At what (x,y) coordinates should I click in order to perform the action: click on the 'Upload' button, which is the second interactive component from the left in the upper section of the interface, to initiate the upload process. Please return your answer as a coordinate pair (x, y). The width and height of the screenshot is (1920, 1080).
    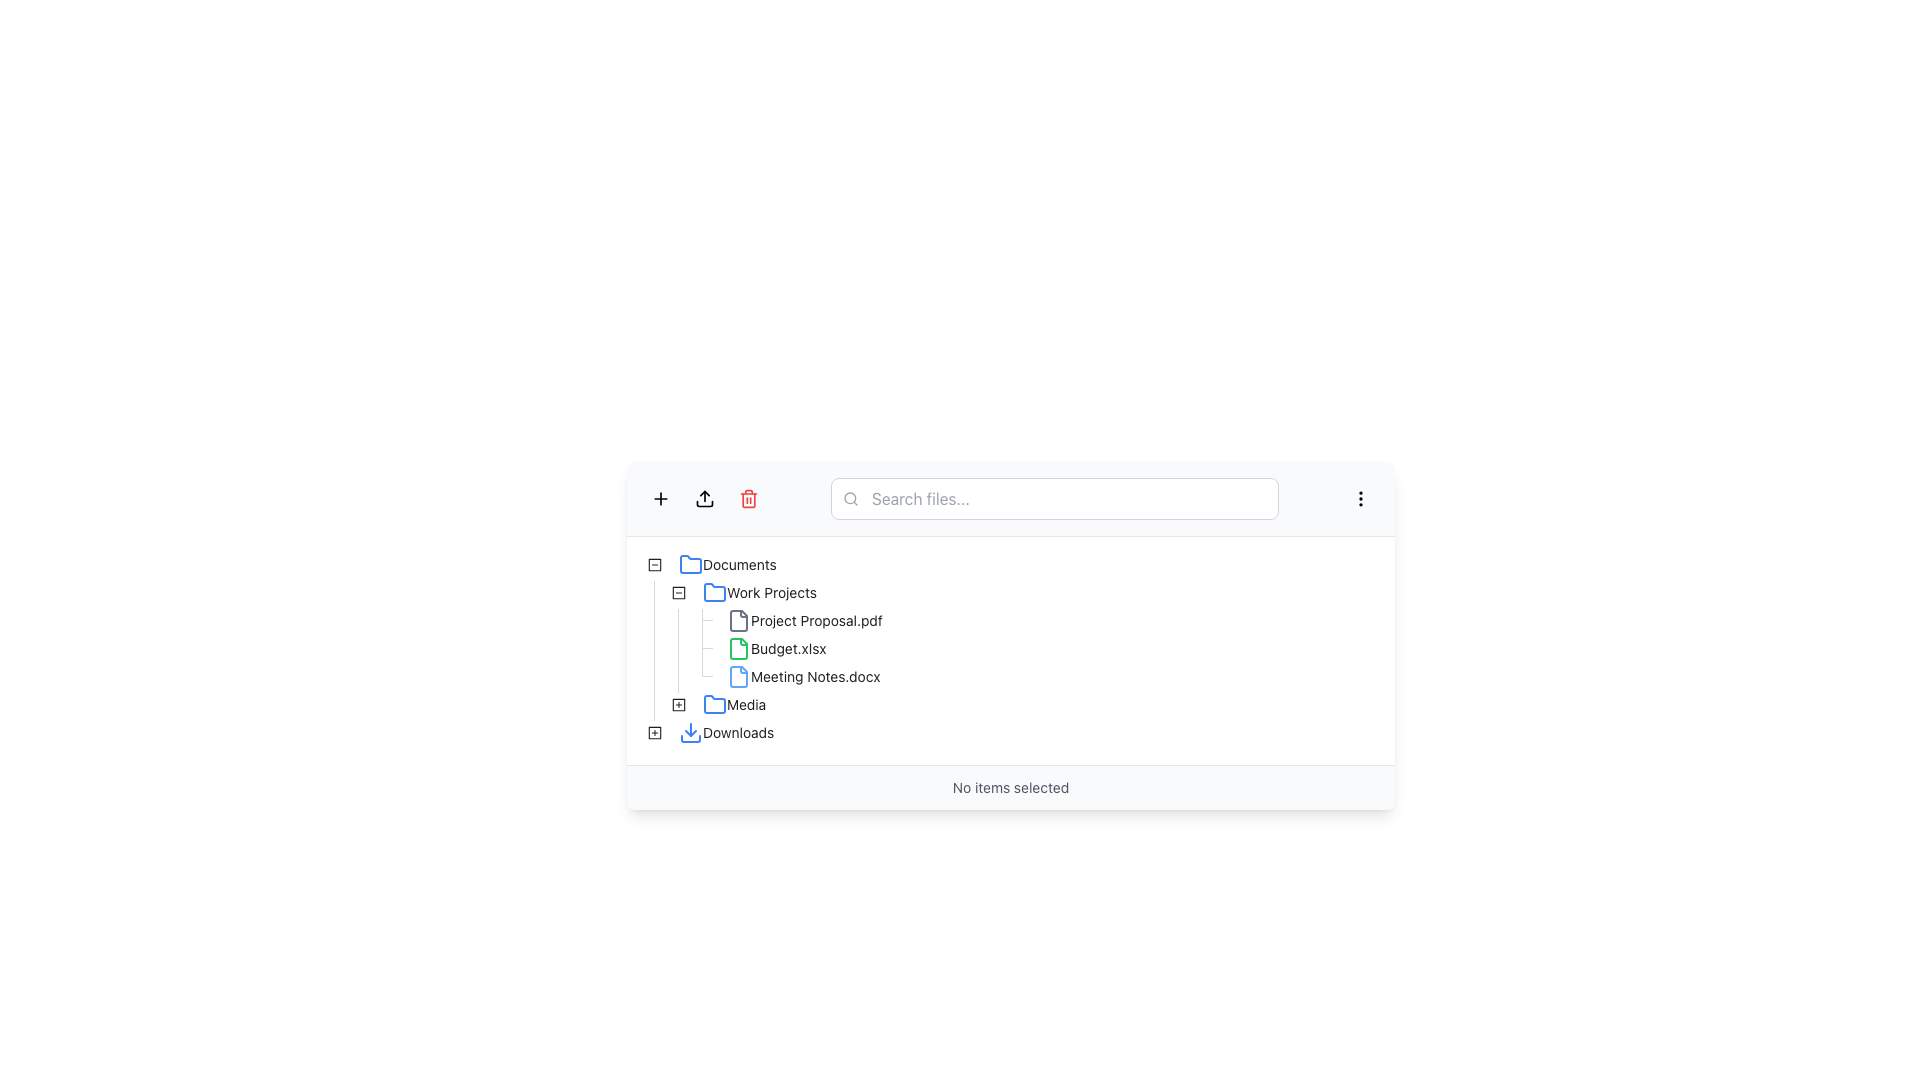
    Looking at the image, I should click on (705, 497).